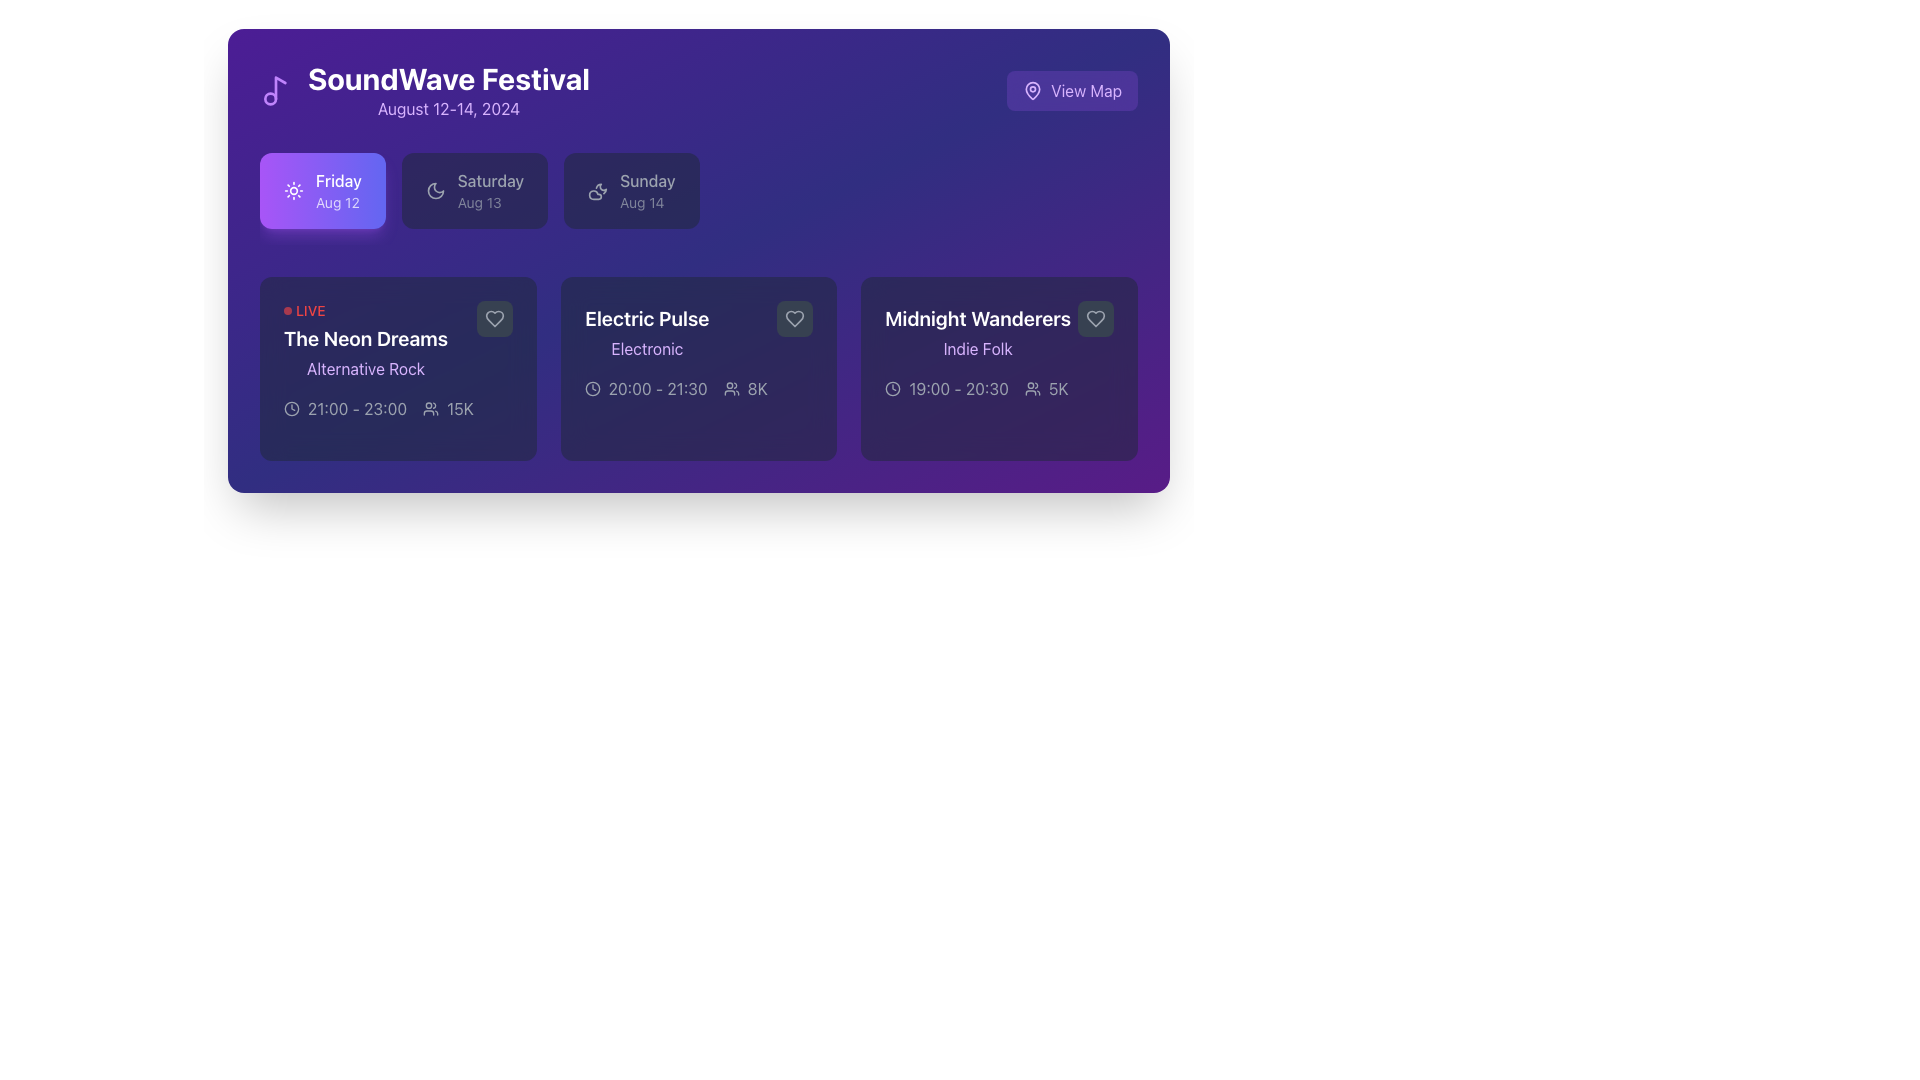  Describe the element at coordinates (494, 318) in the screenshot. I see `the favorite button located in the top-right corner of the 'The Neon Dreams' event card` at that location.